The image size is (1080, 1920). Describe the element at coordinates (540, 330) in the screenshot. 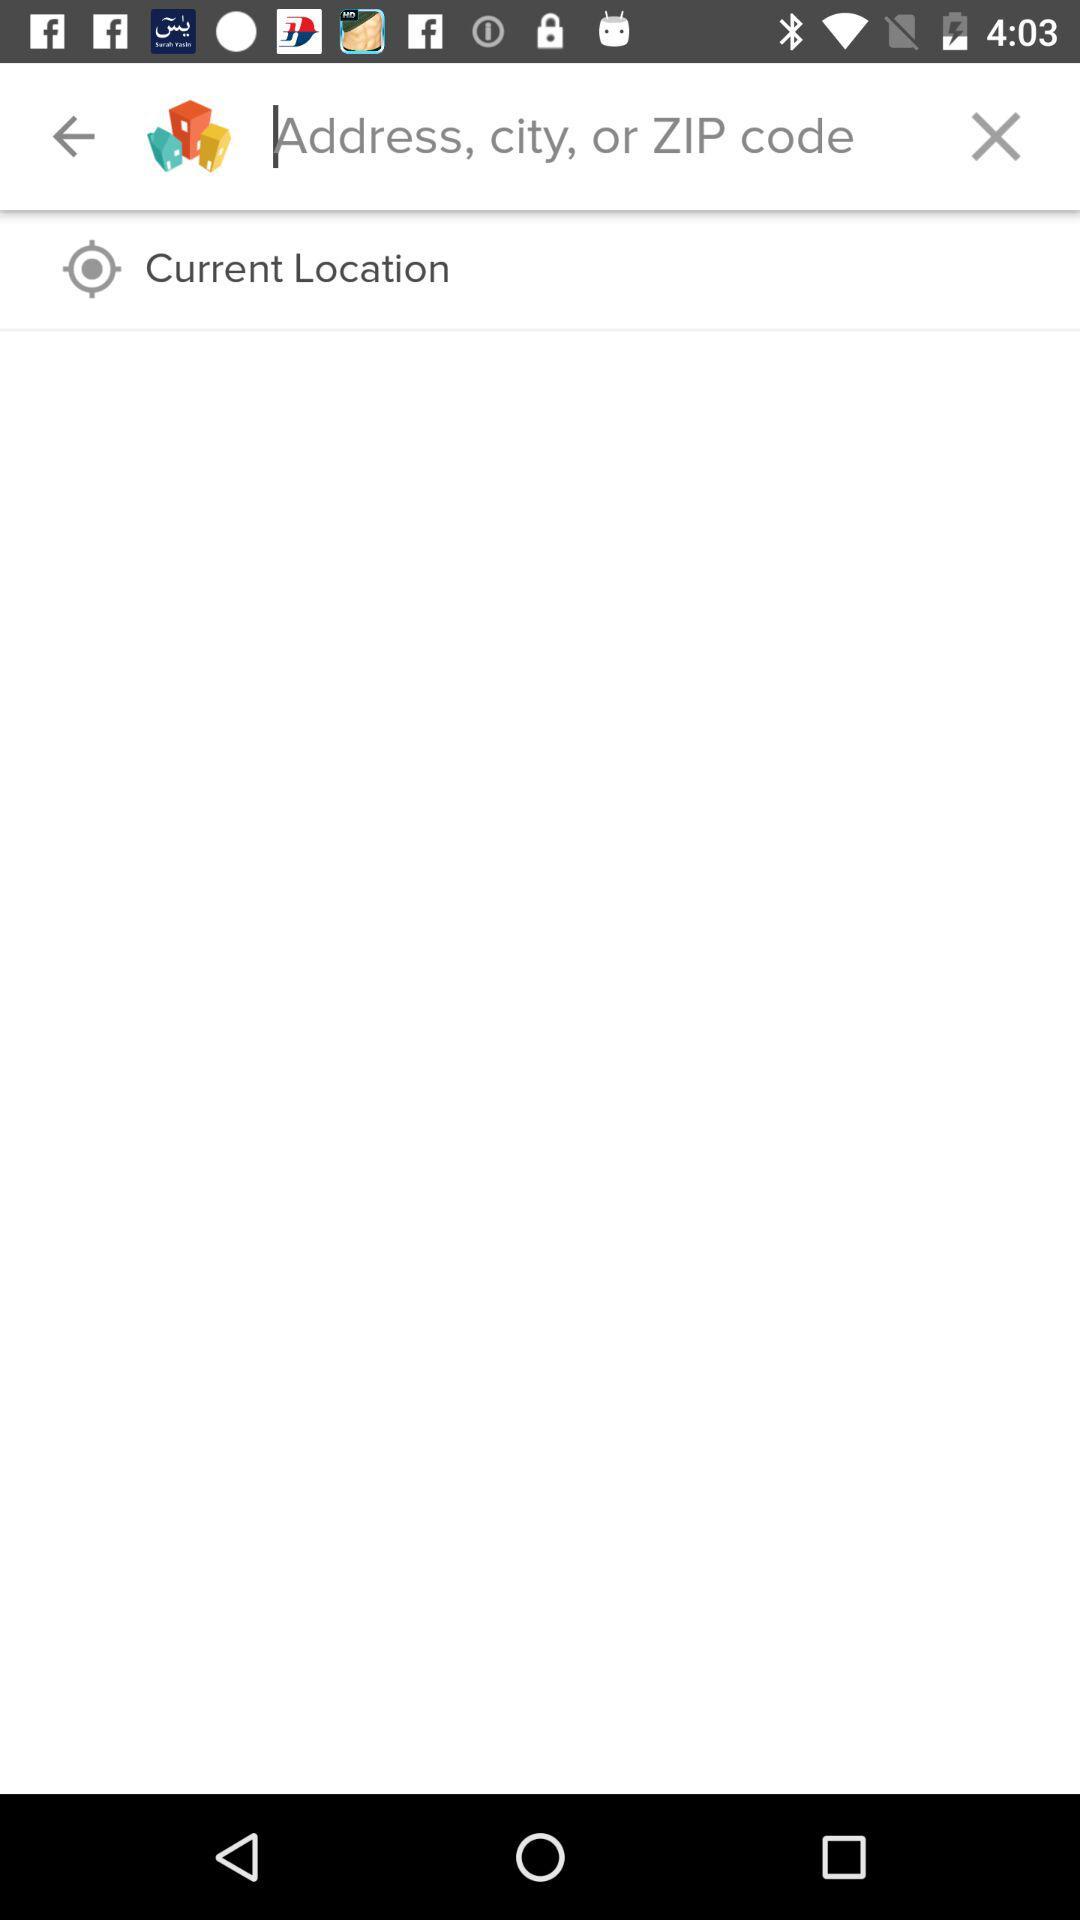

I see `item below current location icon` at that location.